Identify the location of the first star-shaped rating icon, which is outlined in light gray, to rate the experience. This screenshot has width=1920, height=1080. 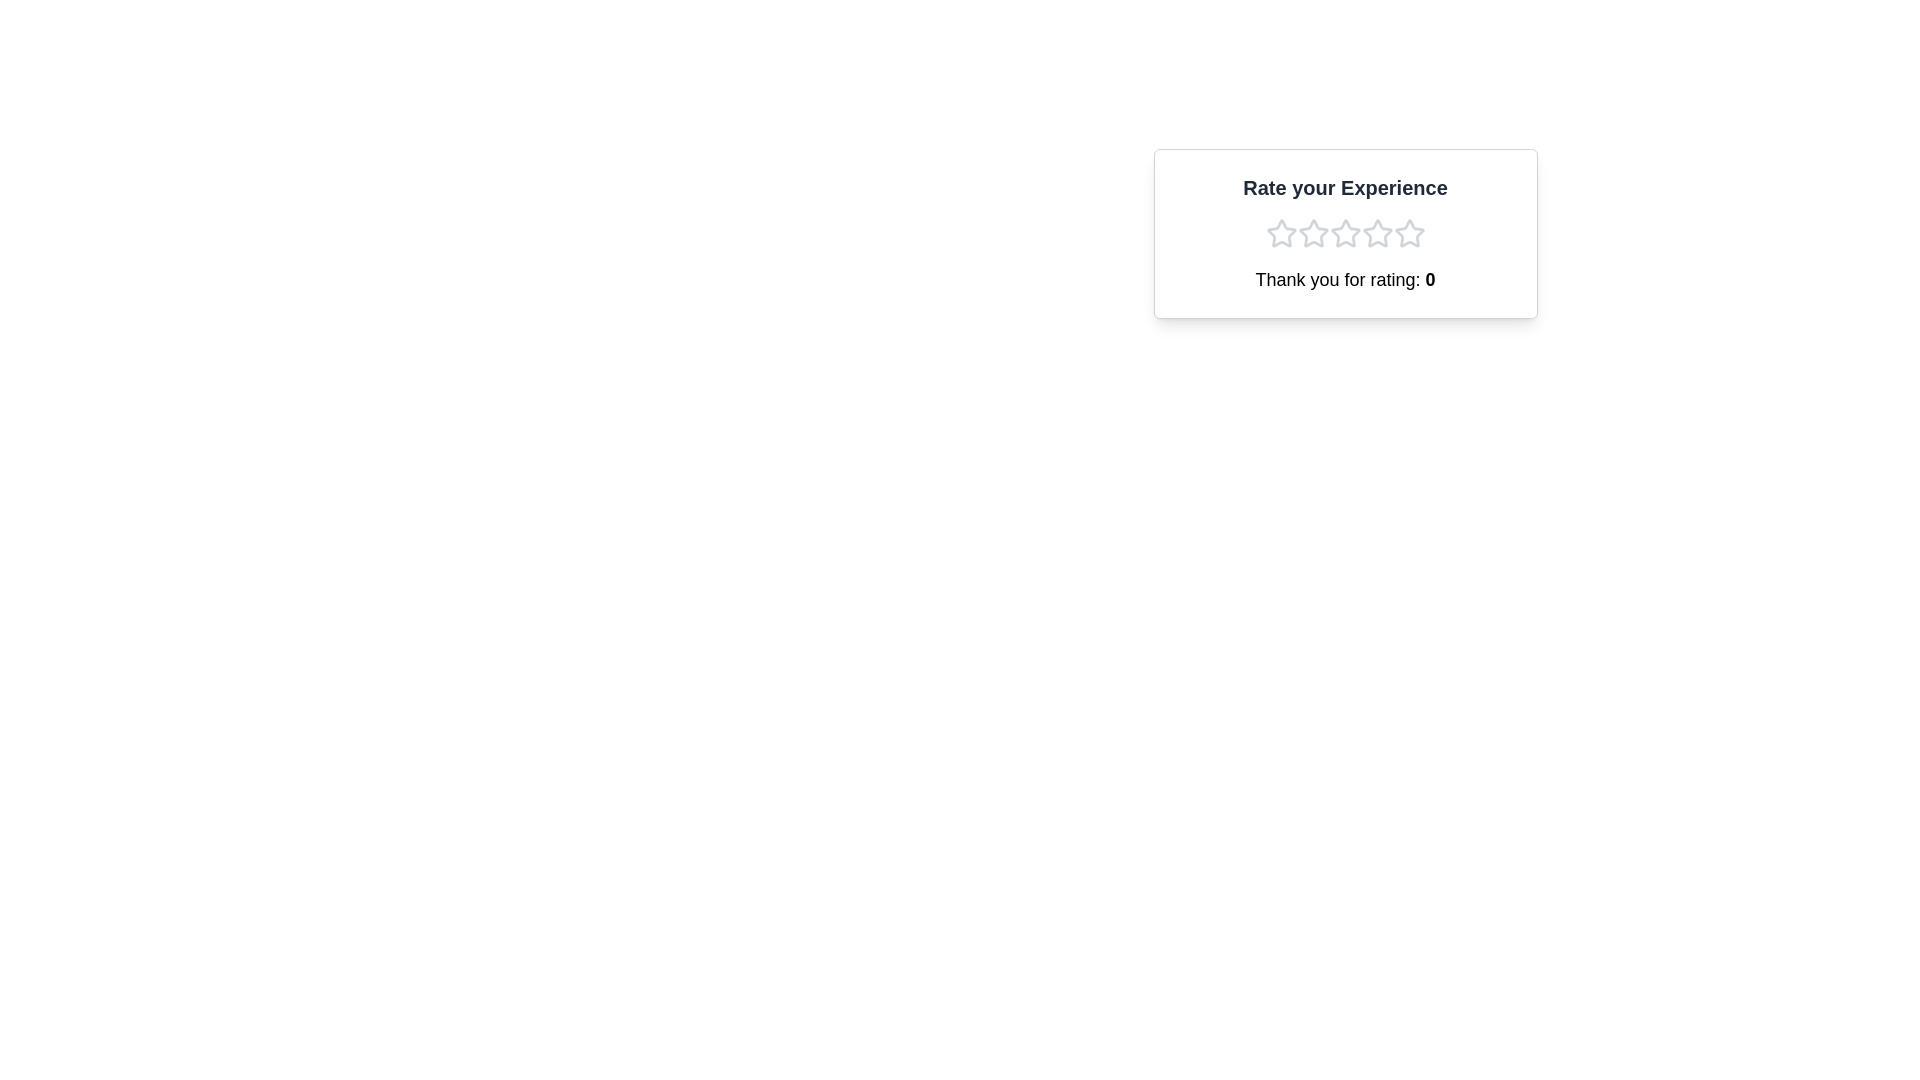
(1313, 232).